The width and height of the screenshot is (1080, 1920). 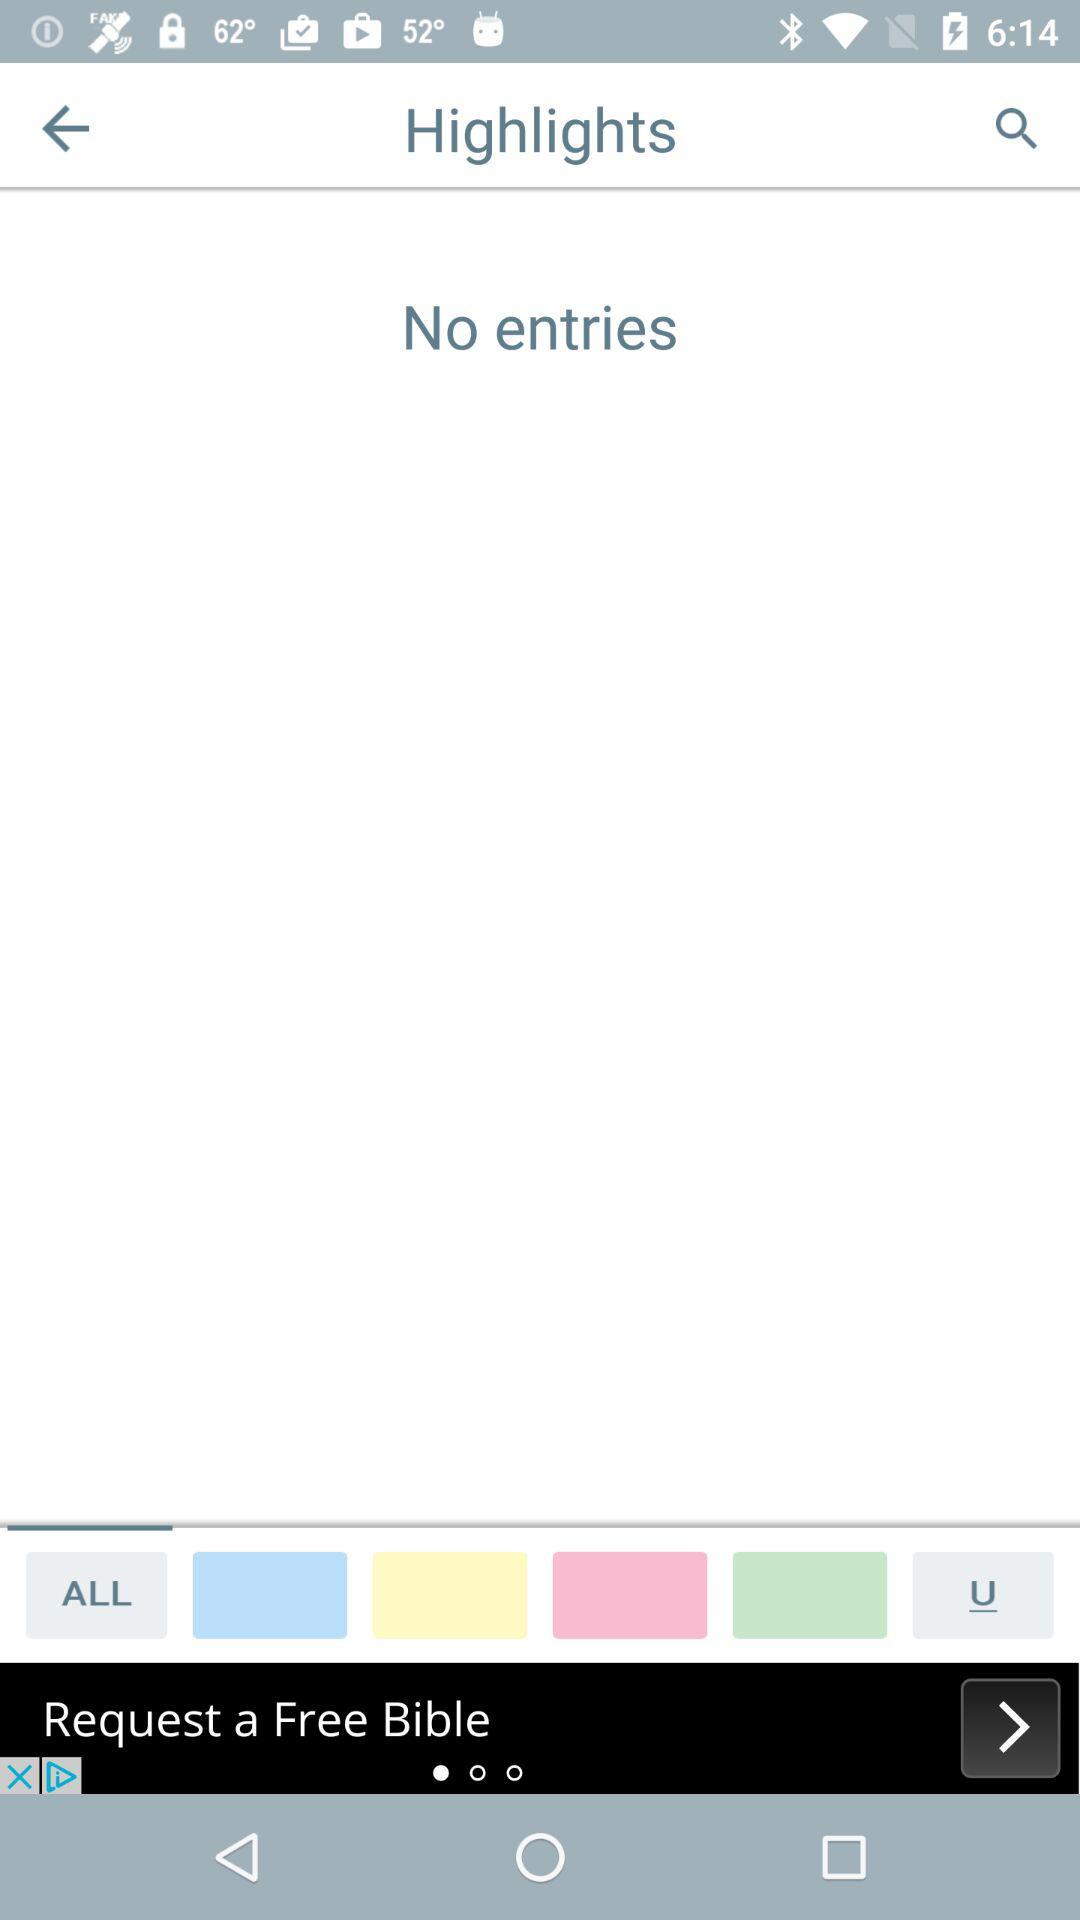 I want to click on color, so click(x=628, y=1593).